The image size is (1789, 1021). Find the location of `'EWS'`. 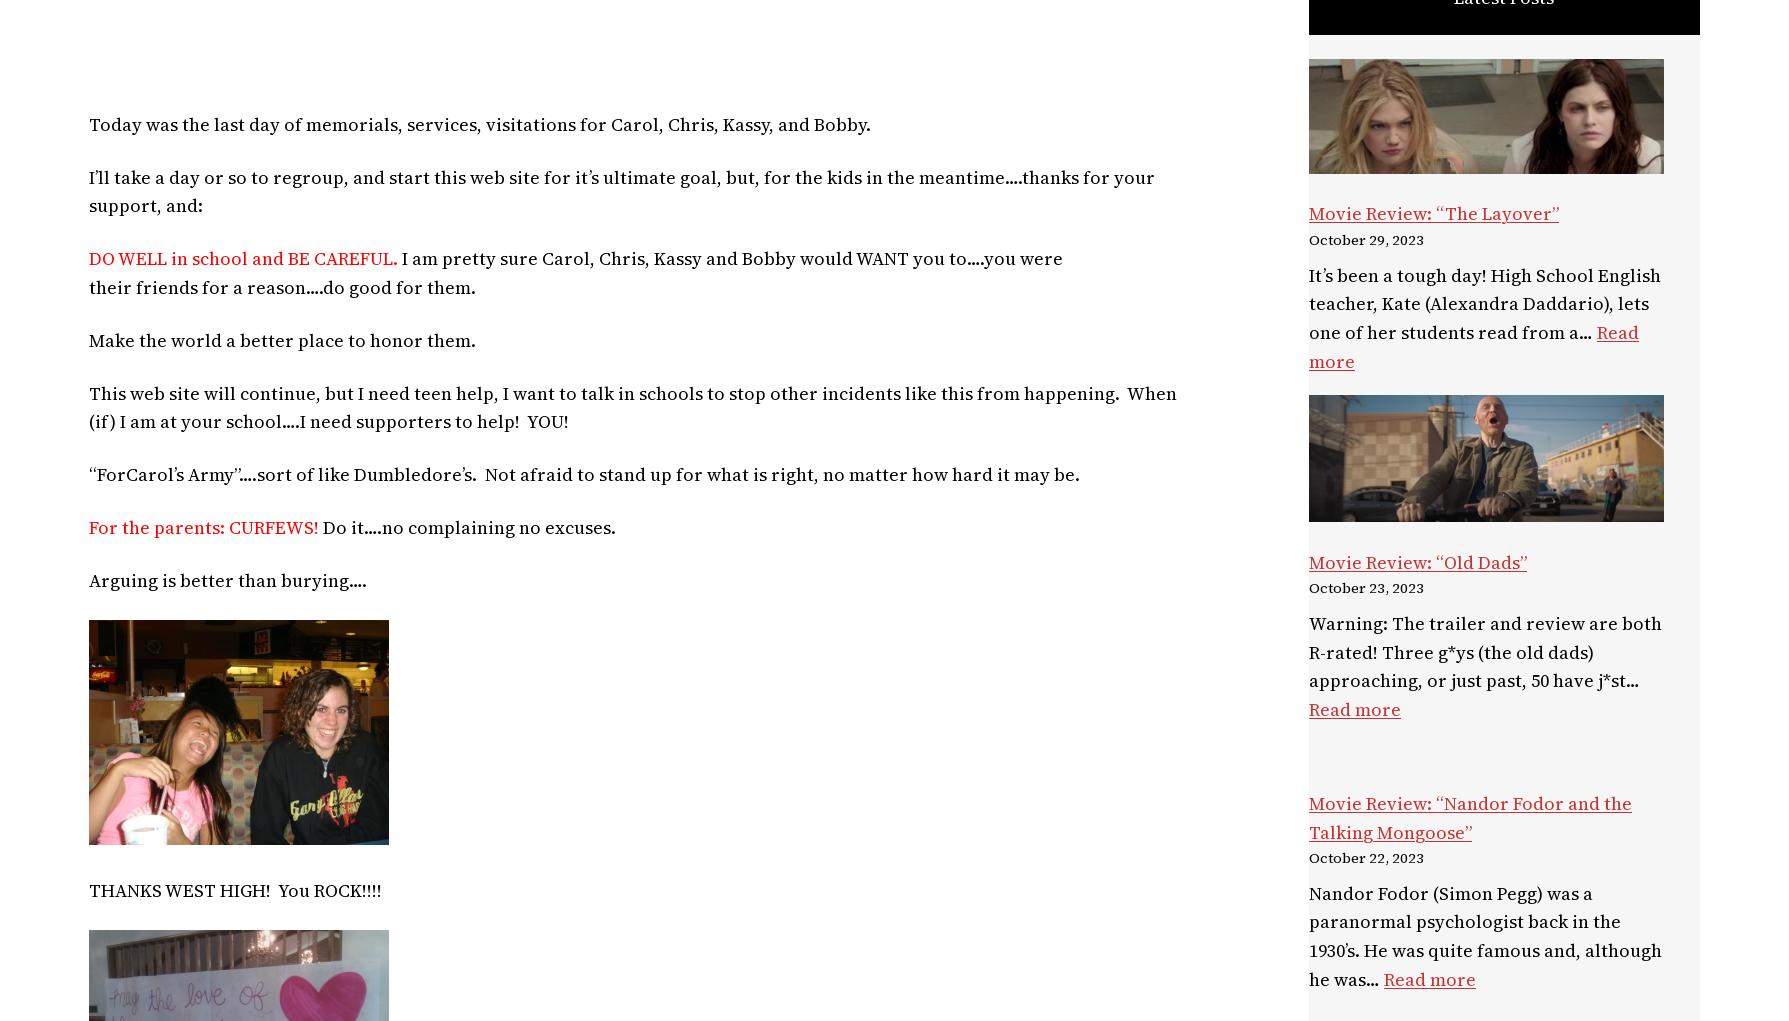

'EWS' is located at coordinates (294, 527).